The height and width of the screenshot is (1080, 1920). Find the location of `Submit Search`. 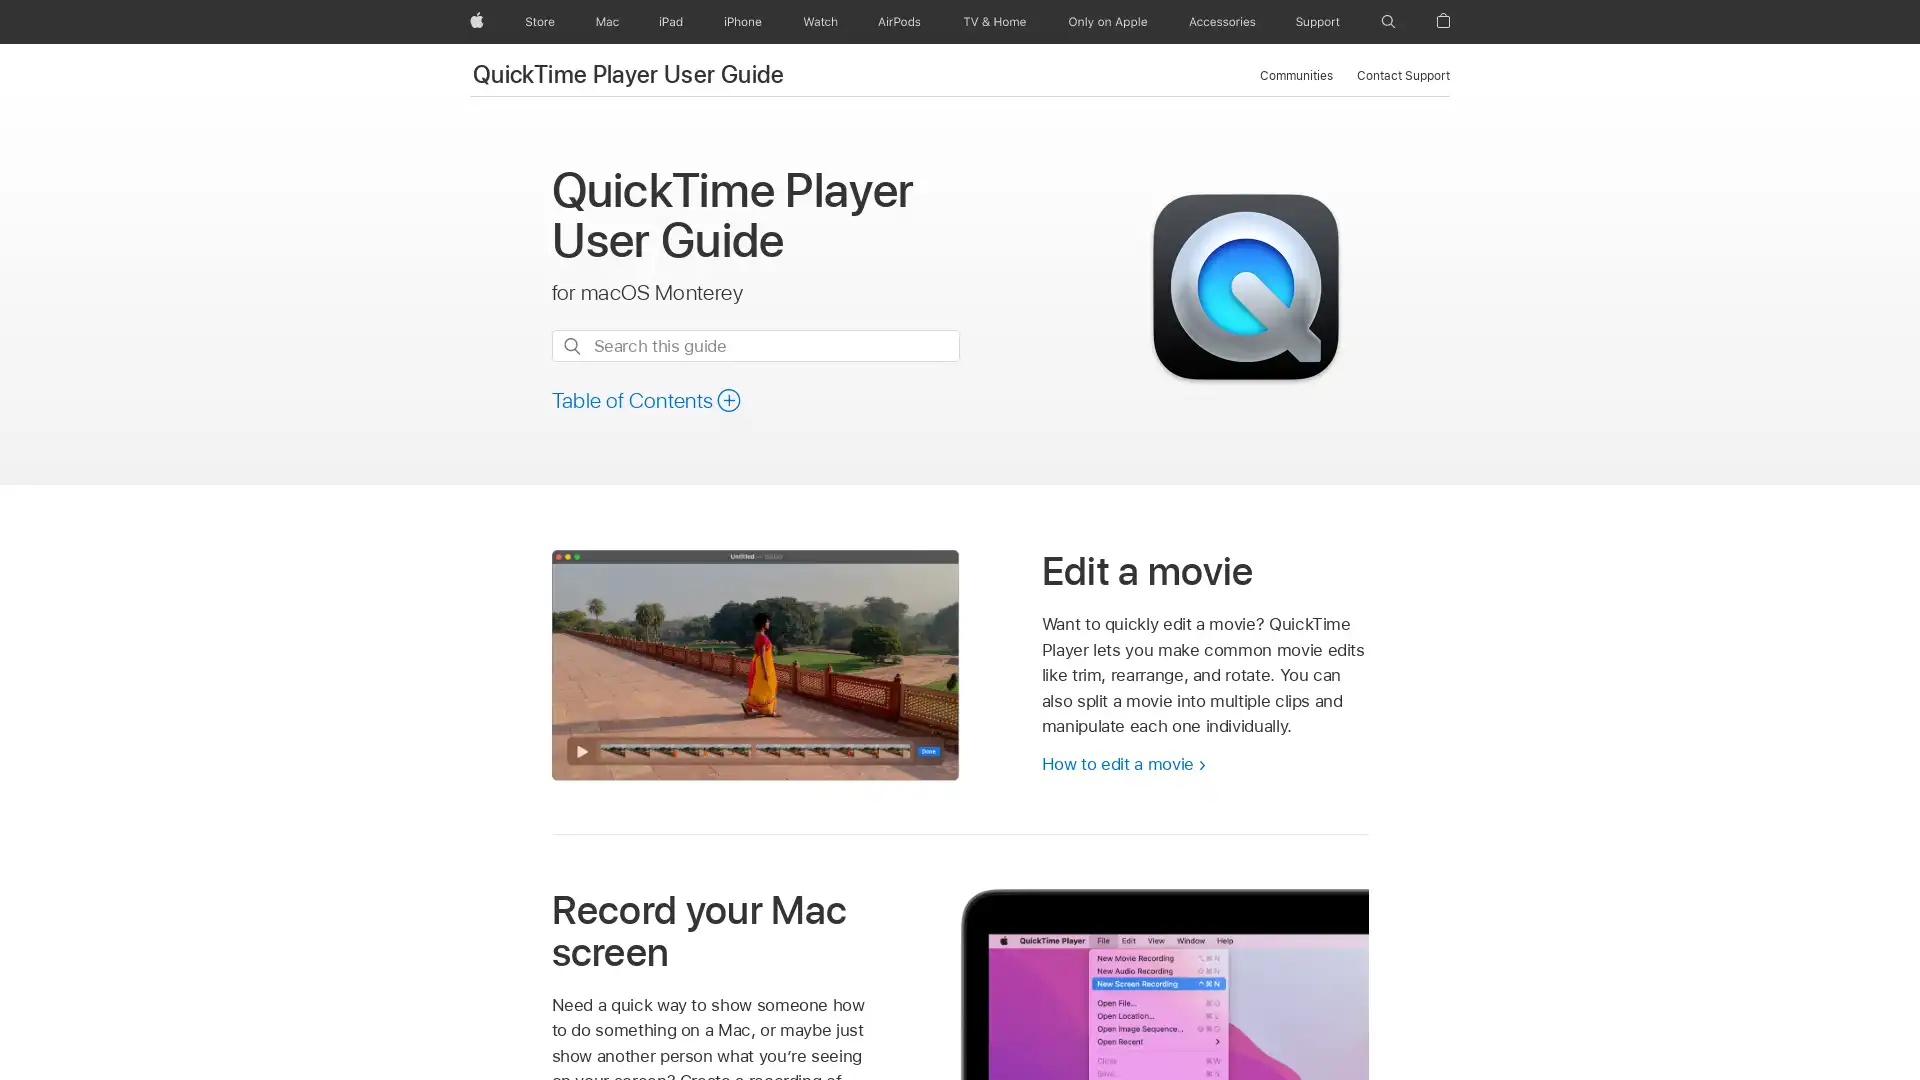

Submit Search is located at coordinates (570, 345).